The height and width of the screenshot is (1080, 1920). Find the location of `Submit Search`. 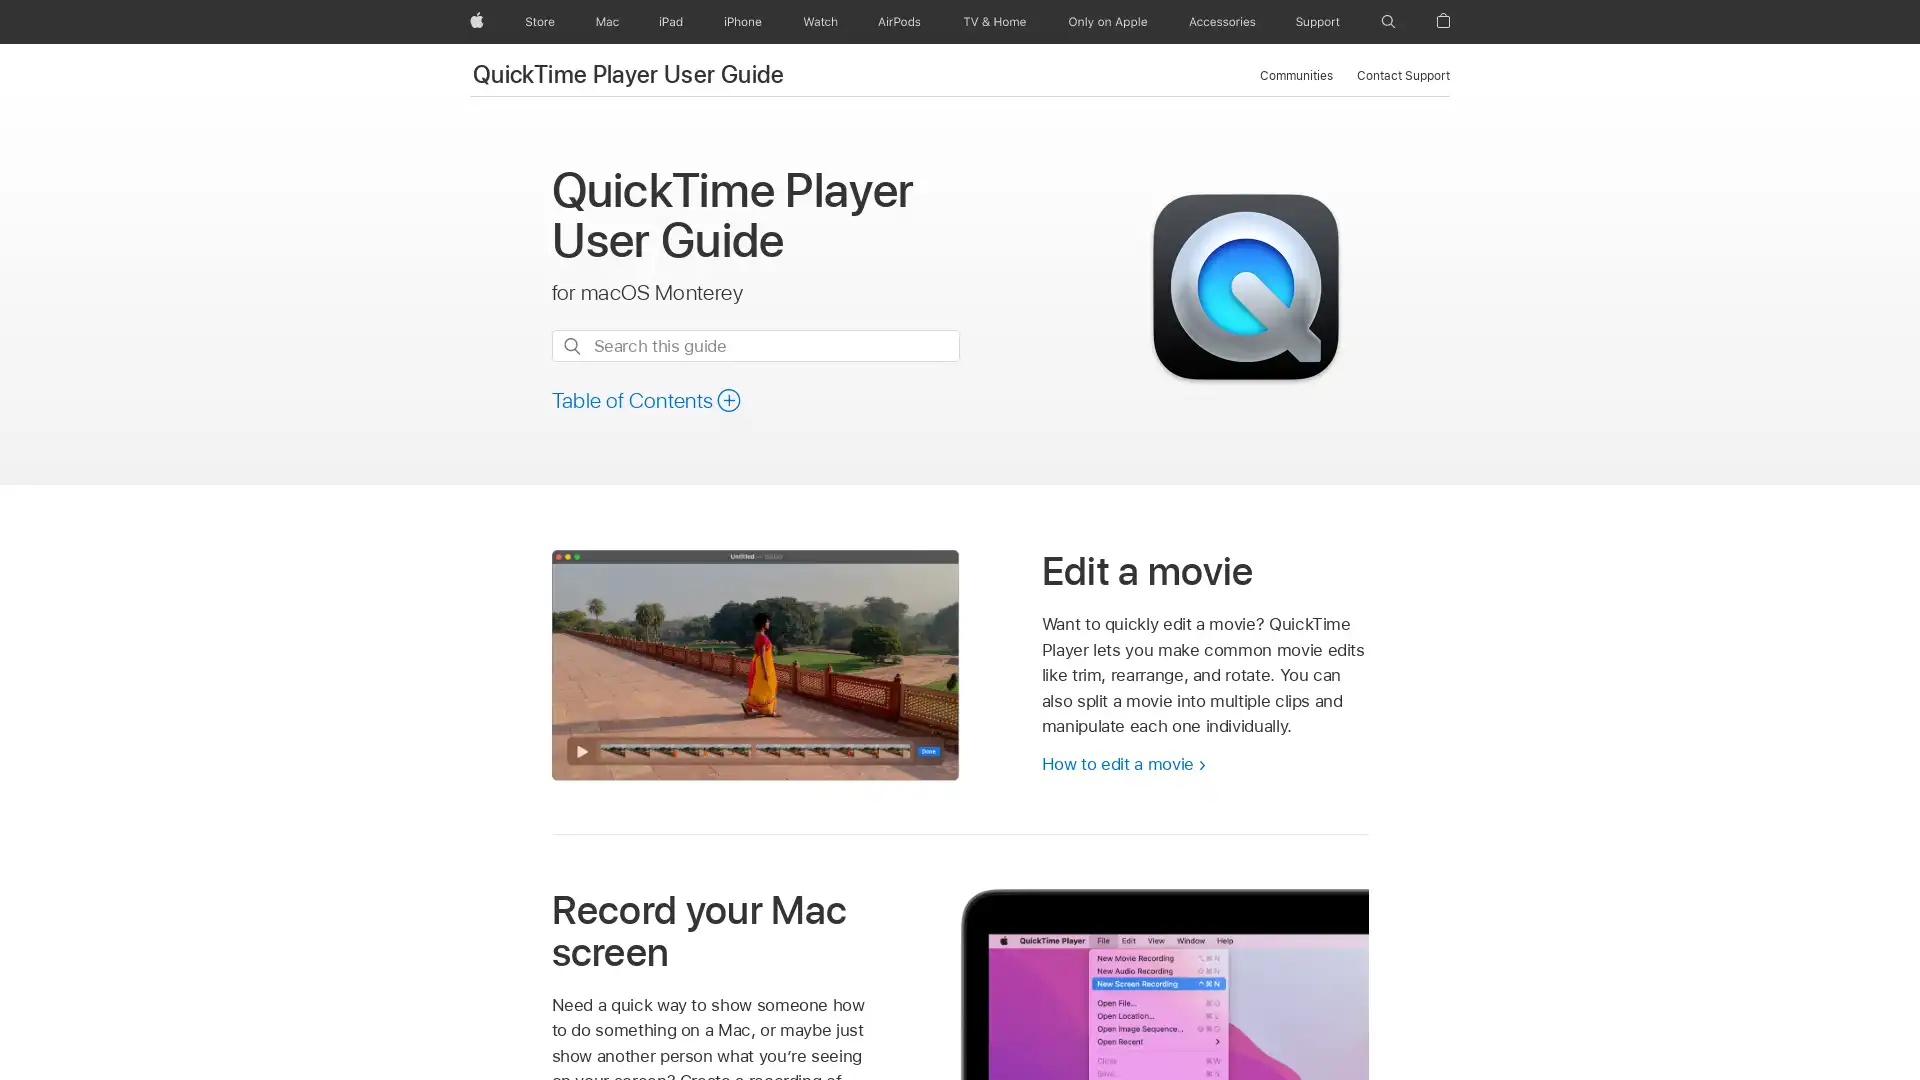

Submit Search is located at coordinates (570, 345).